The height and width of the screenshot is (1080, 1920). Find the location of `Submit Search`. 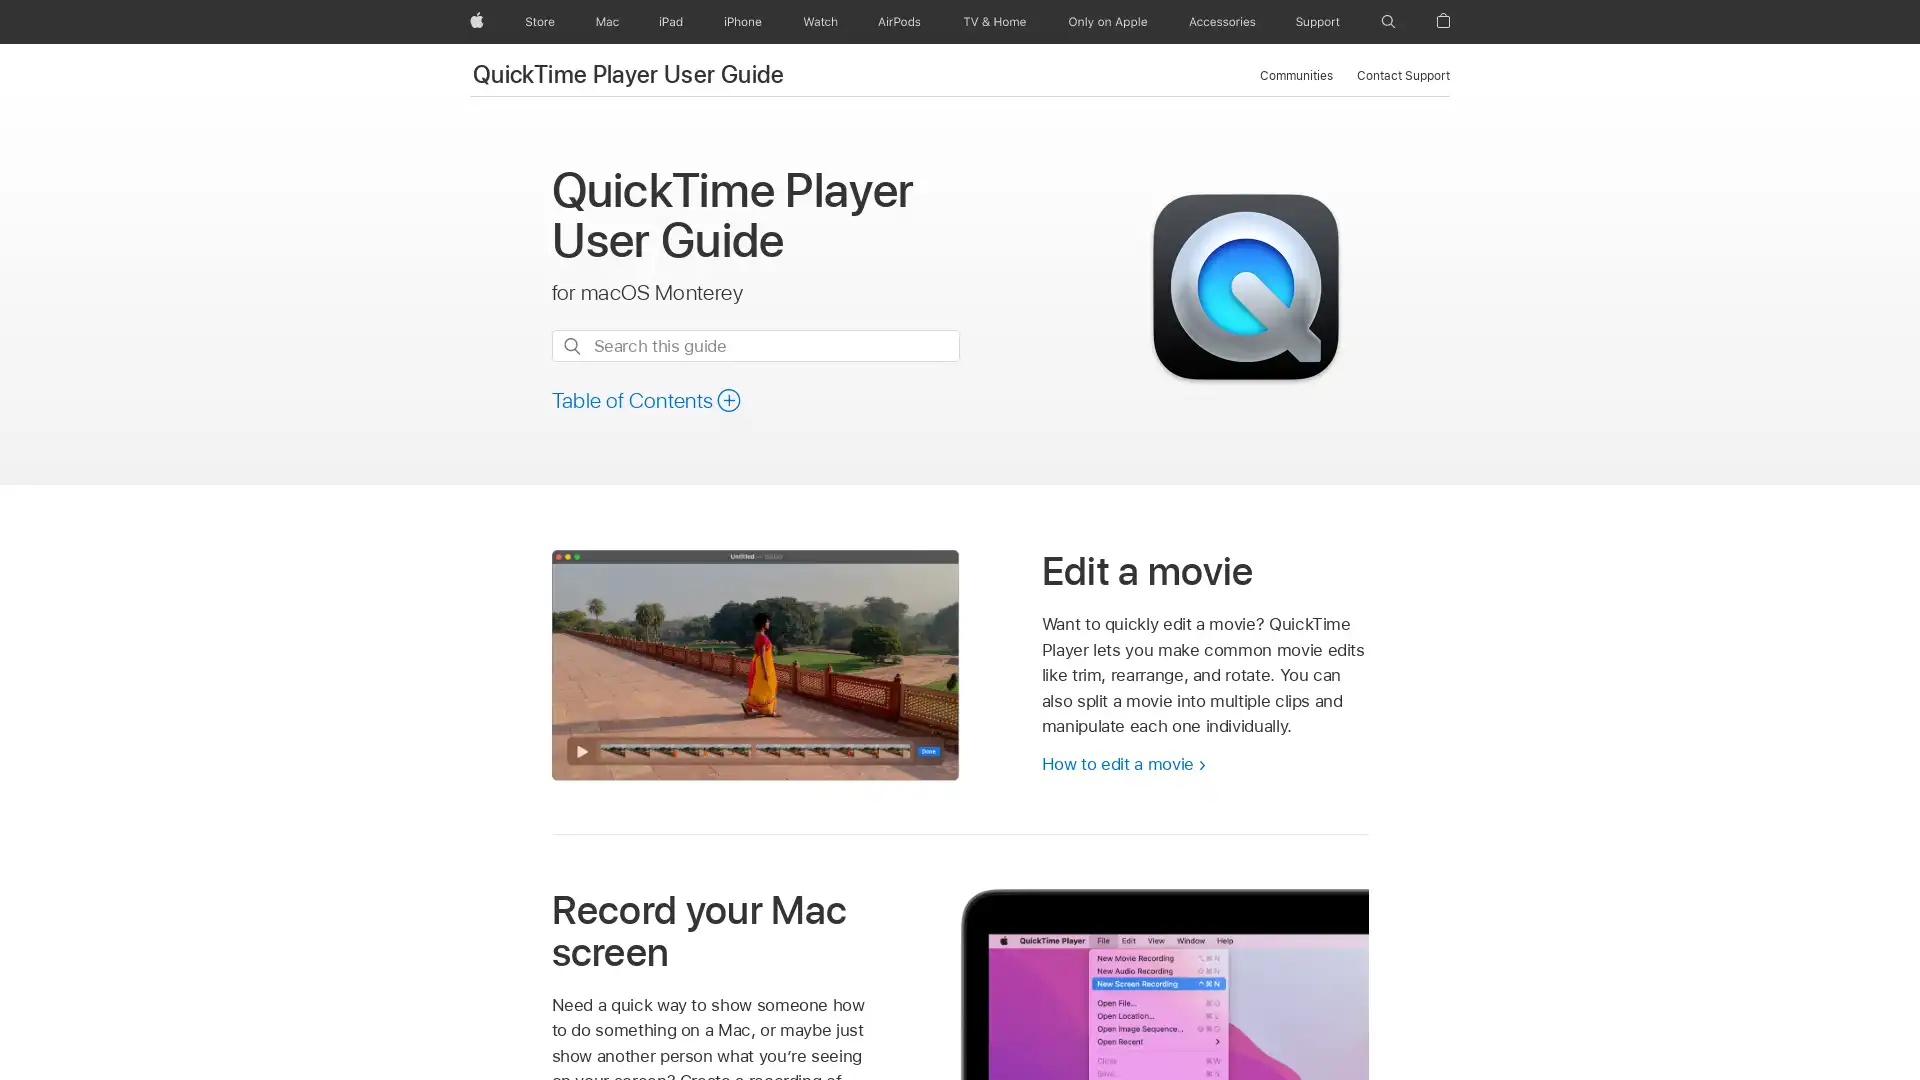

Submit Search is located at coordinates (570, 345).